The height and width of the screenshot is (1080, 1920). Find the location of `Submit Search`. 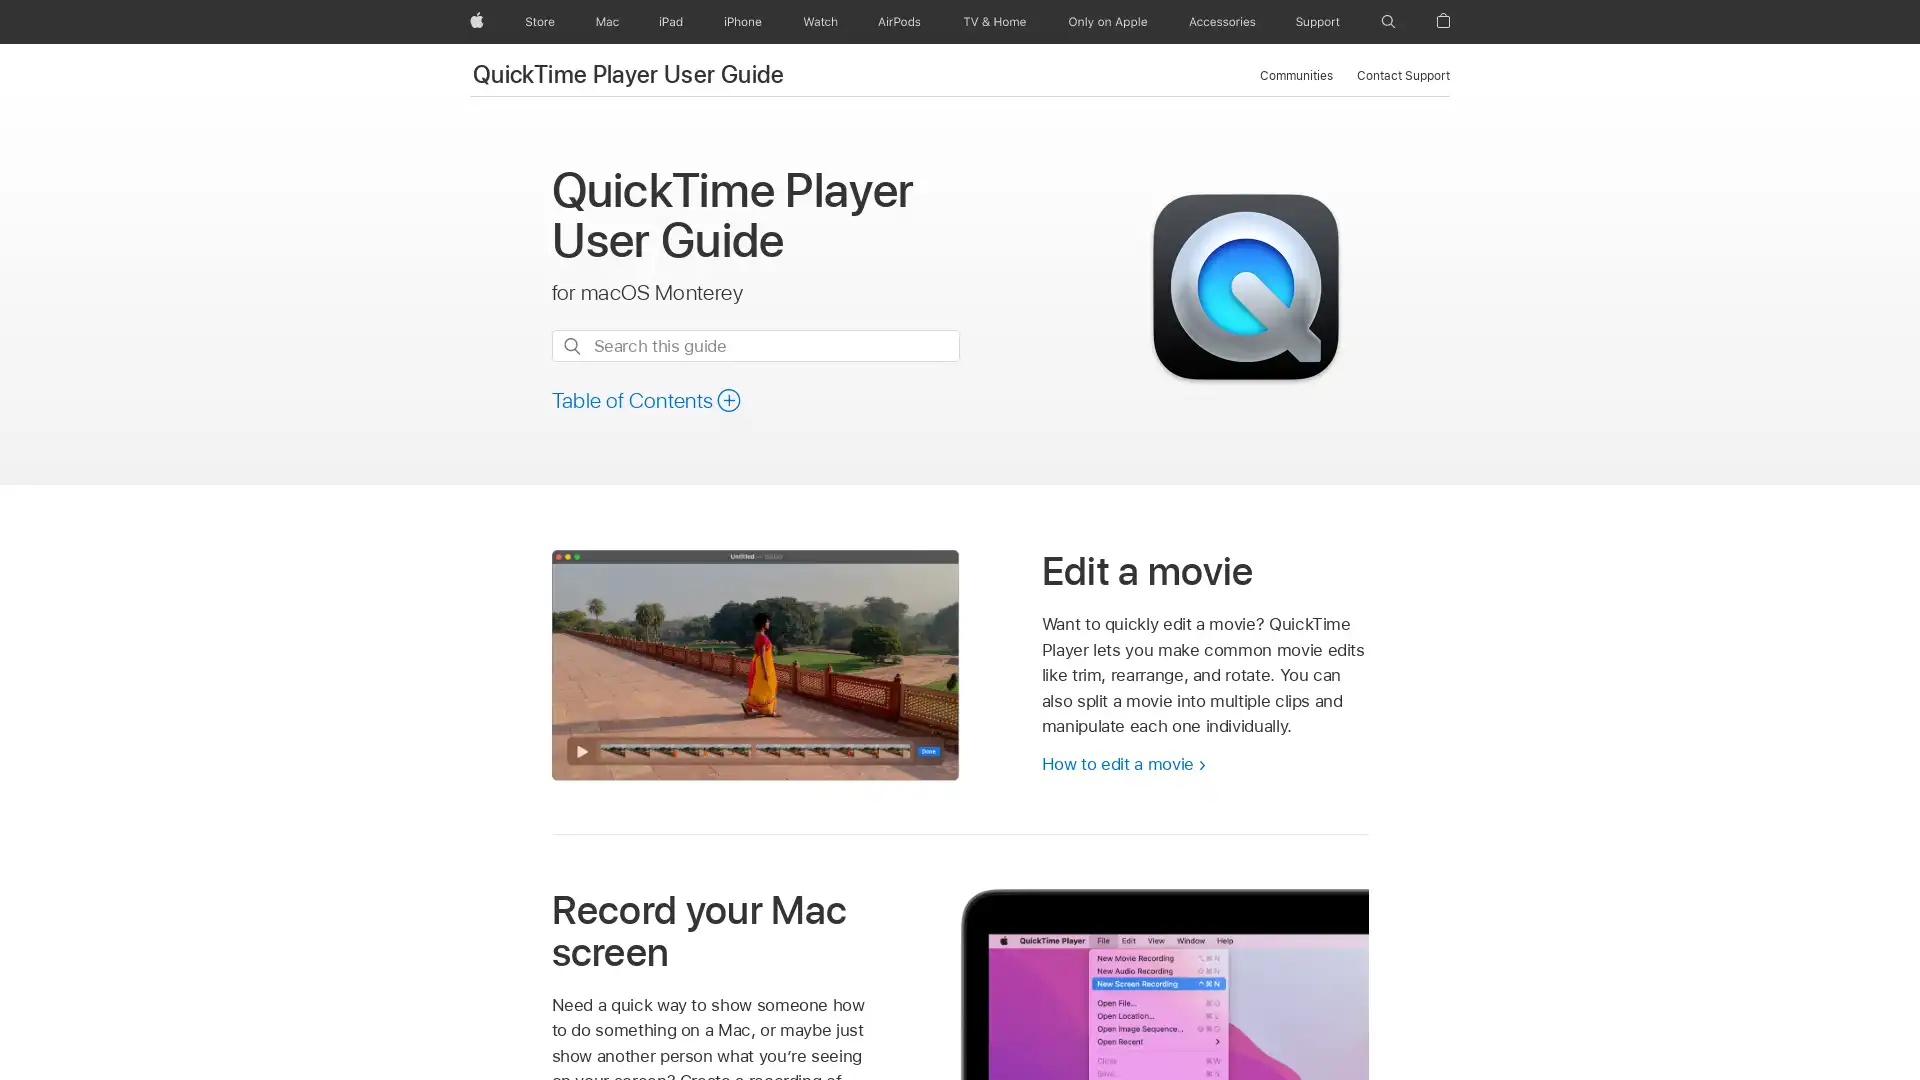

Submit Search is located at coordinates (570, 345).